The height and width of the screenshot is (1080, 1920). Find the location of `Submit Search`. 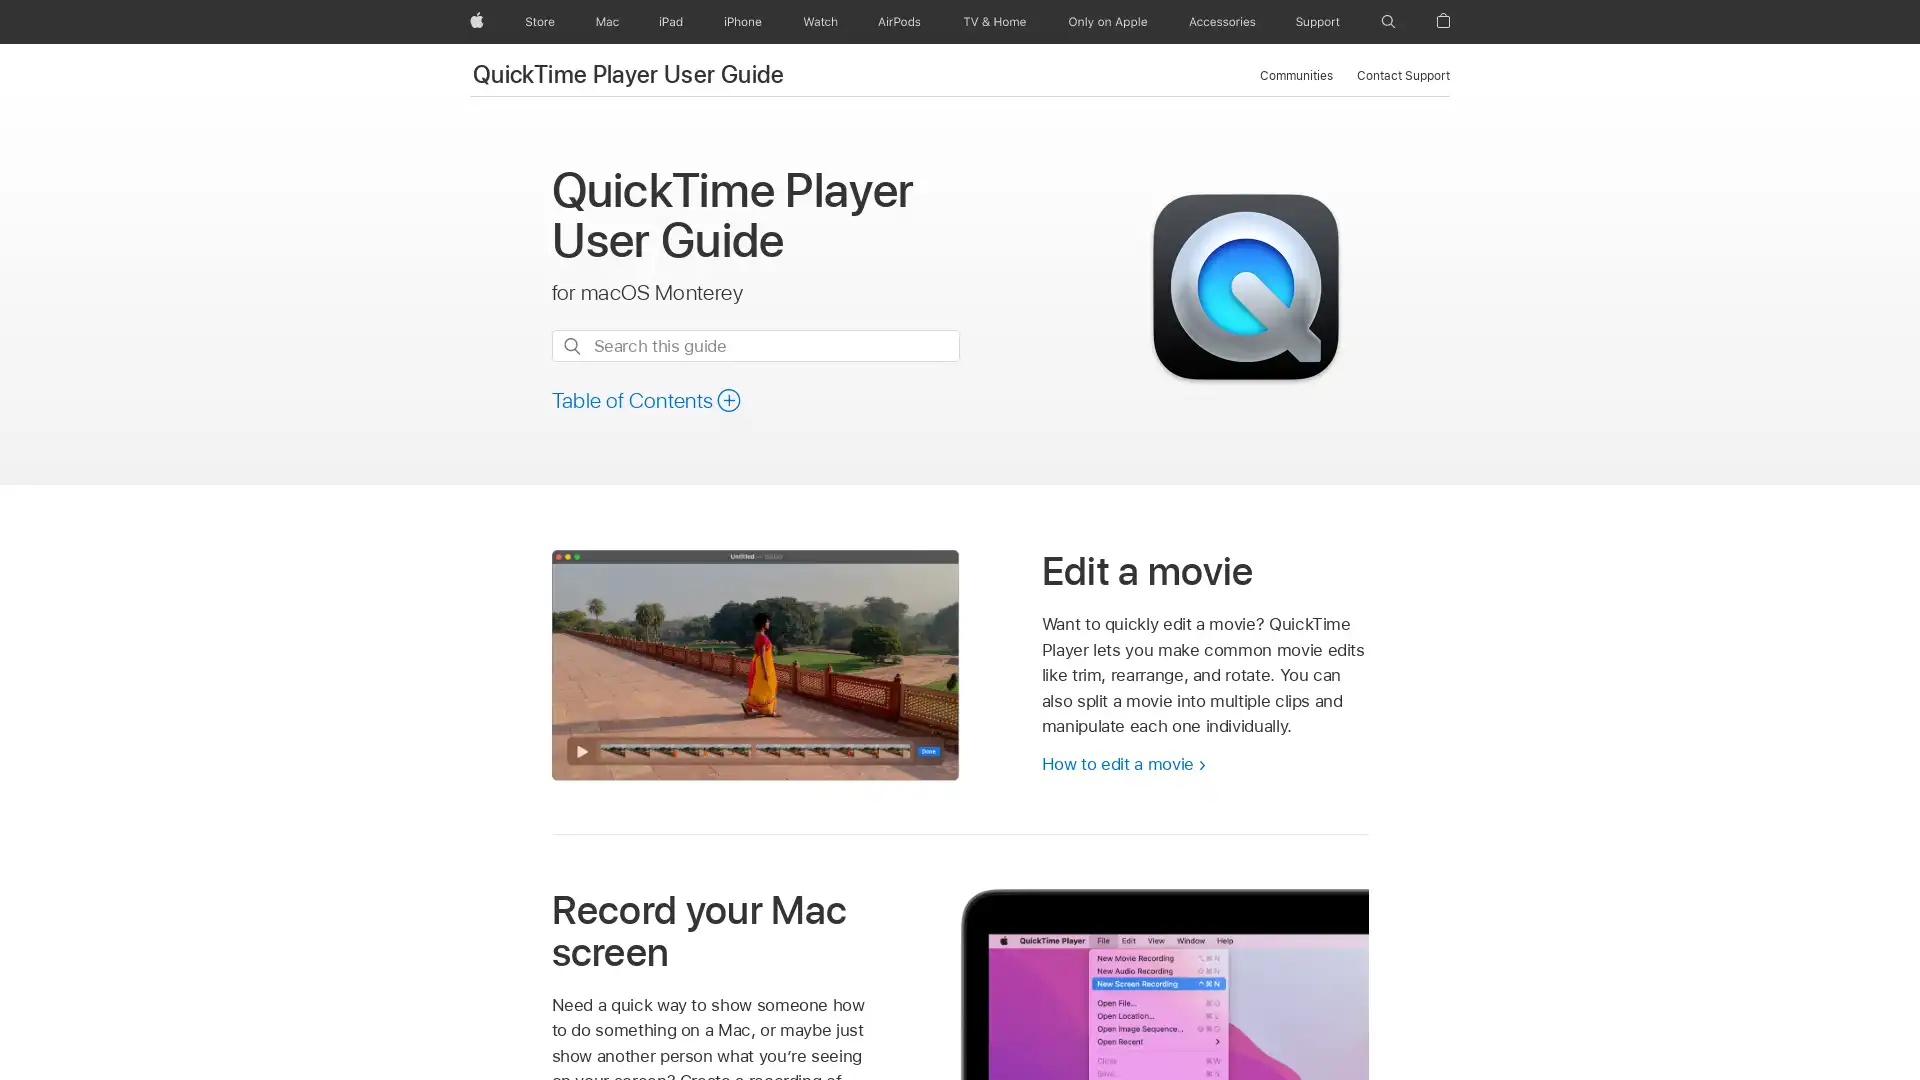

Submit Search is located at coordinates (570, 345).